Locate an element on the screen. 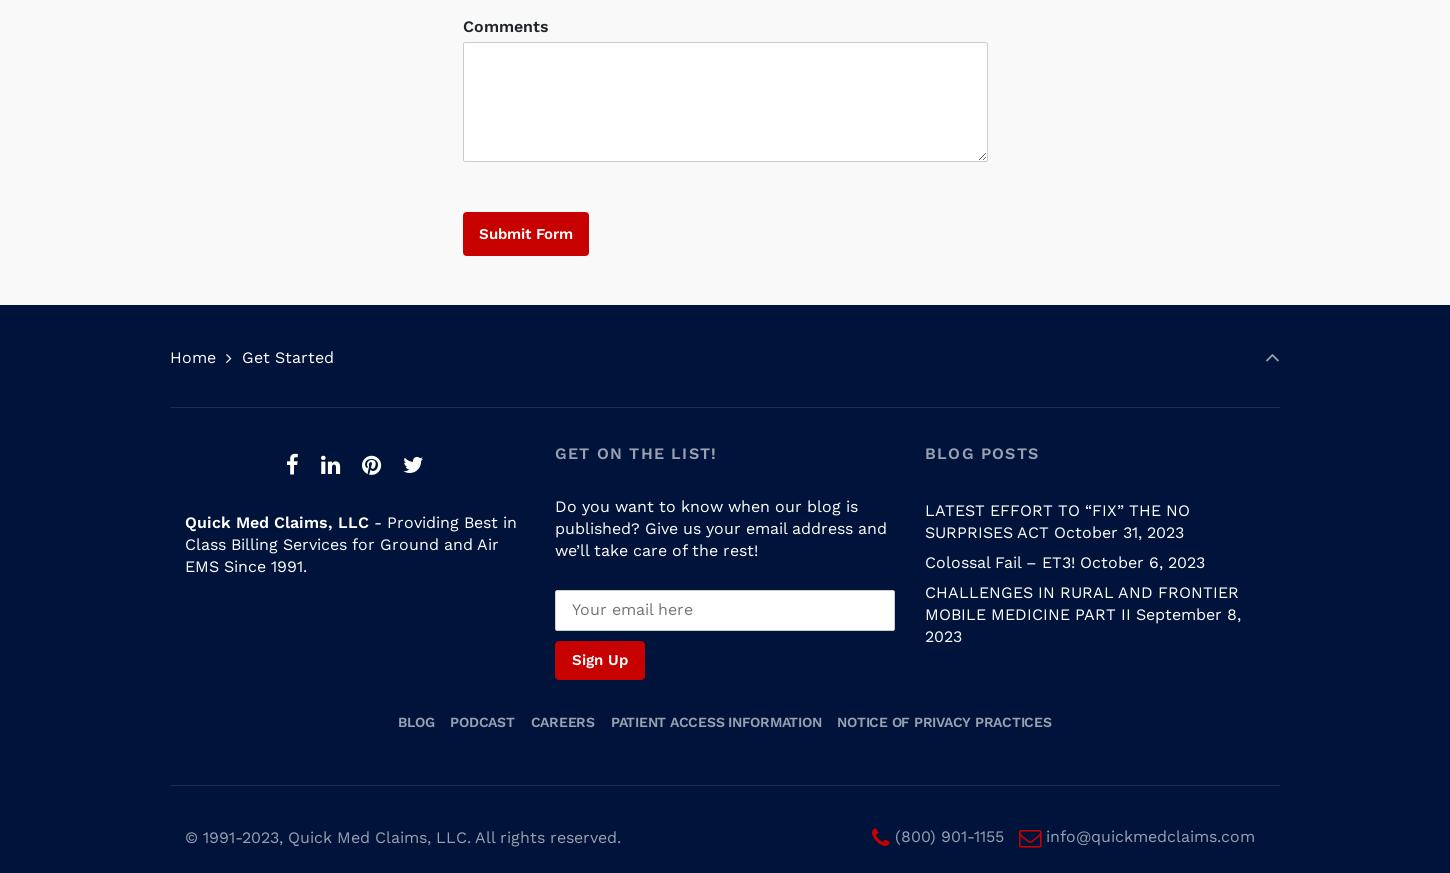  'Patient Access Information' is located at coordinates (714, 702).